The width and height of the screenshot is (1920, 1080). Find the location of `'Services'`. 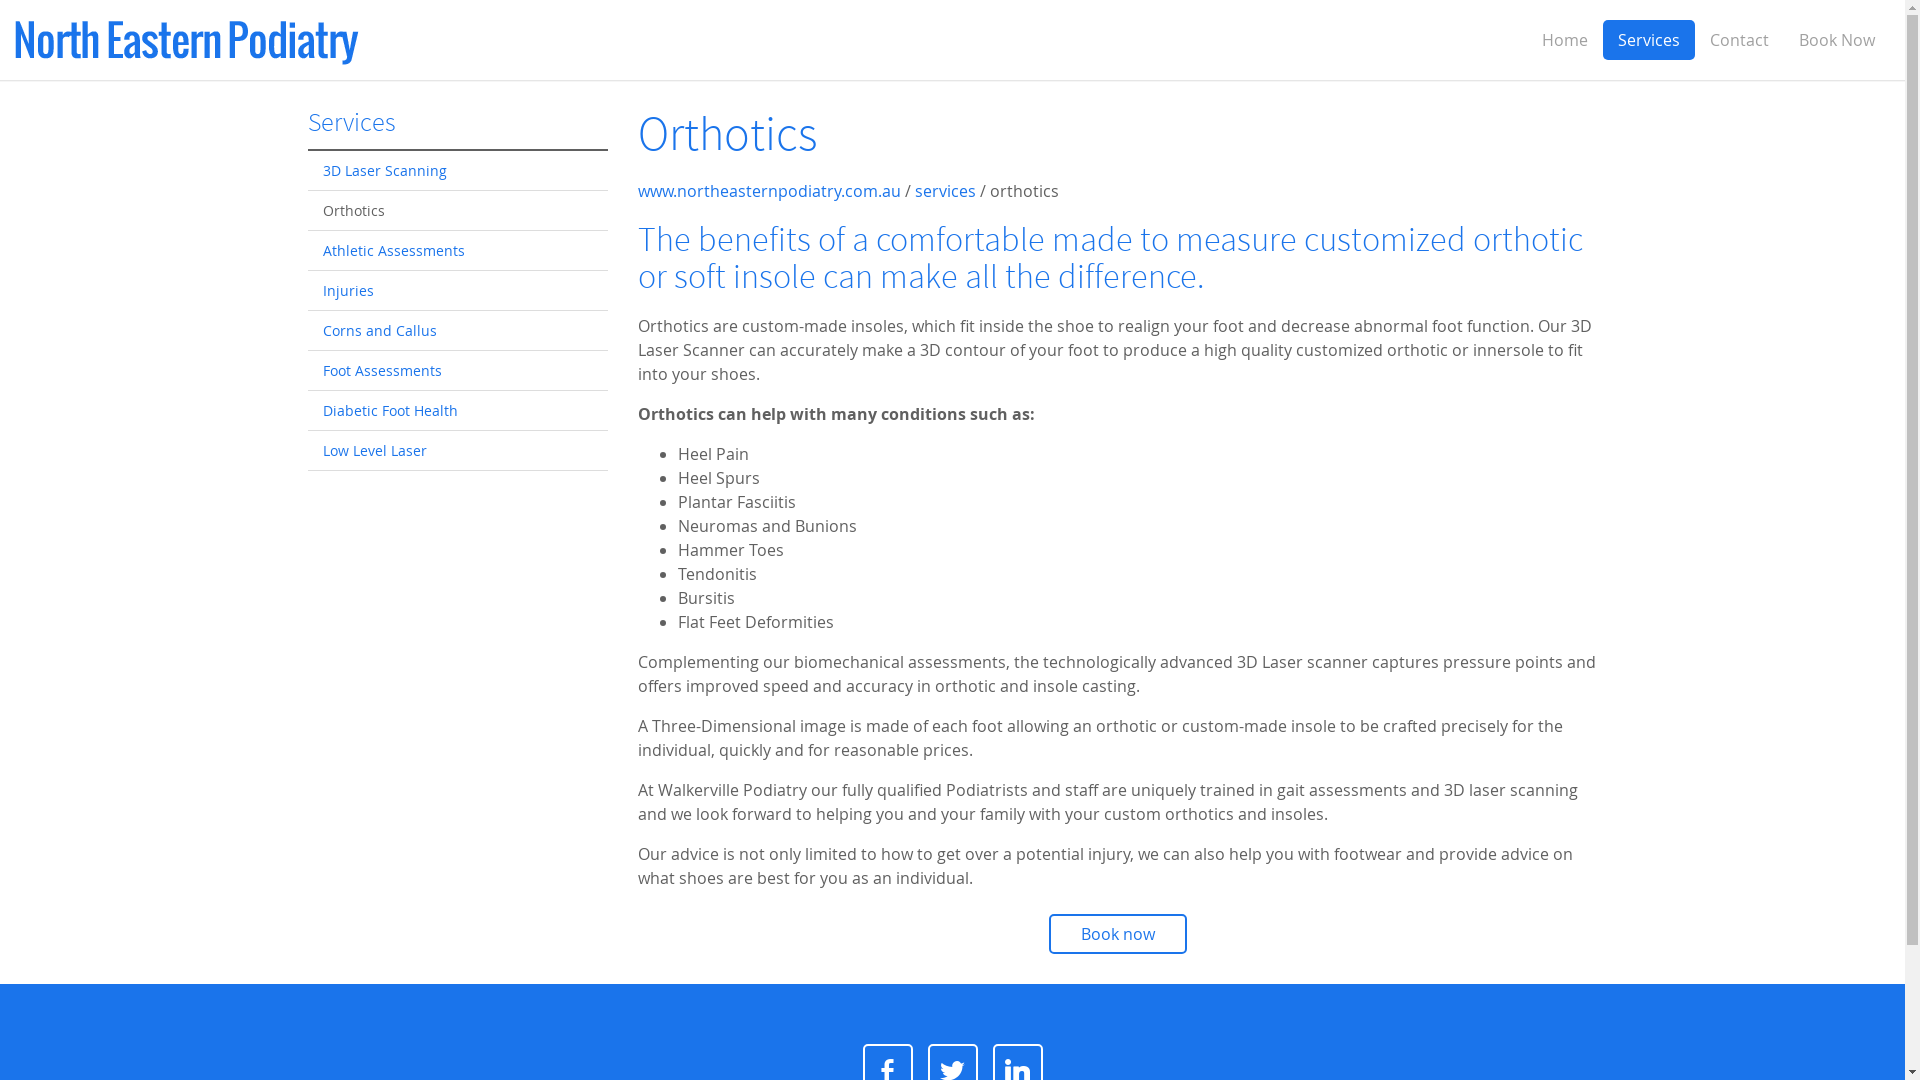

'Services' is located at coordinates (351, 123).